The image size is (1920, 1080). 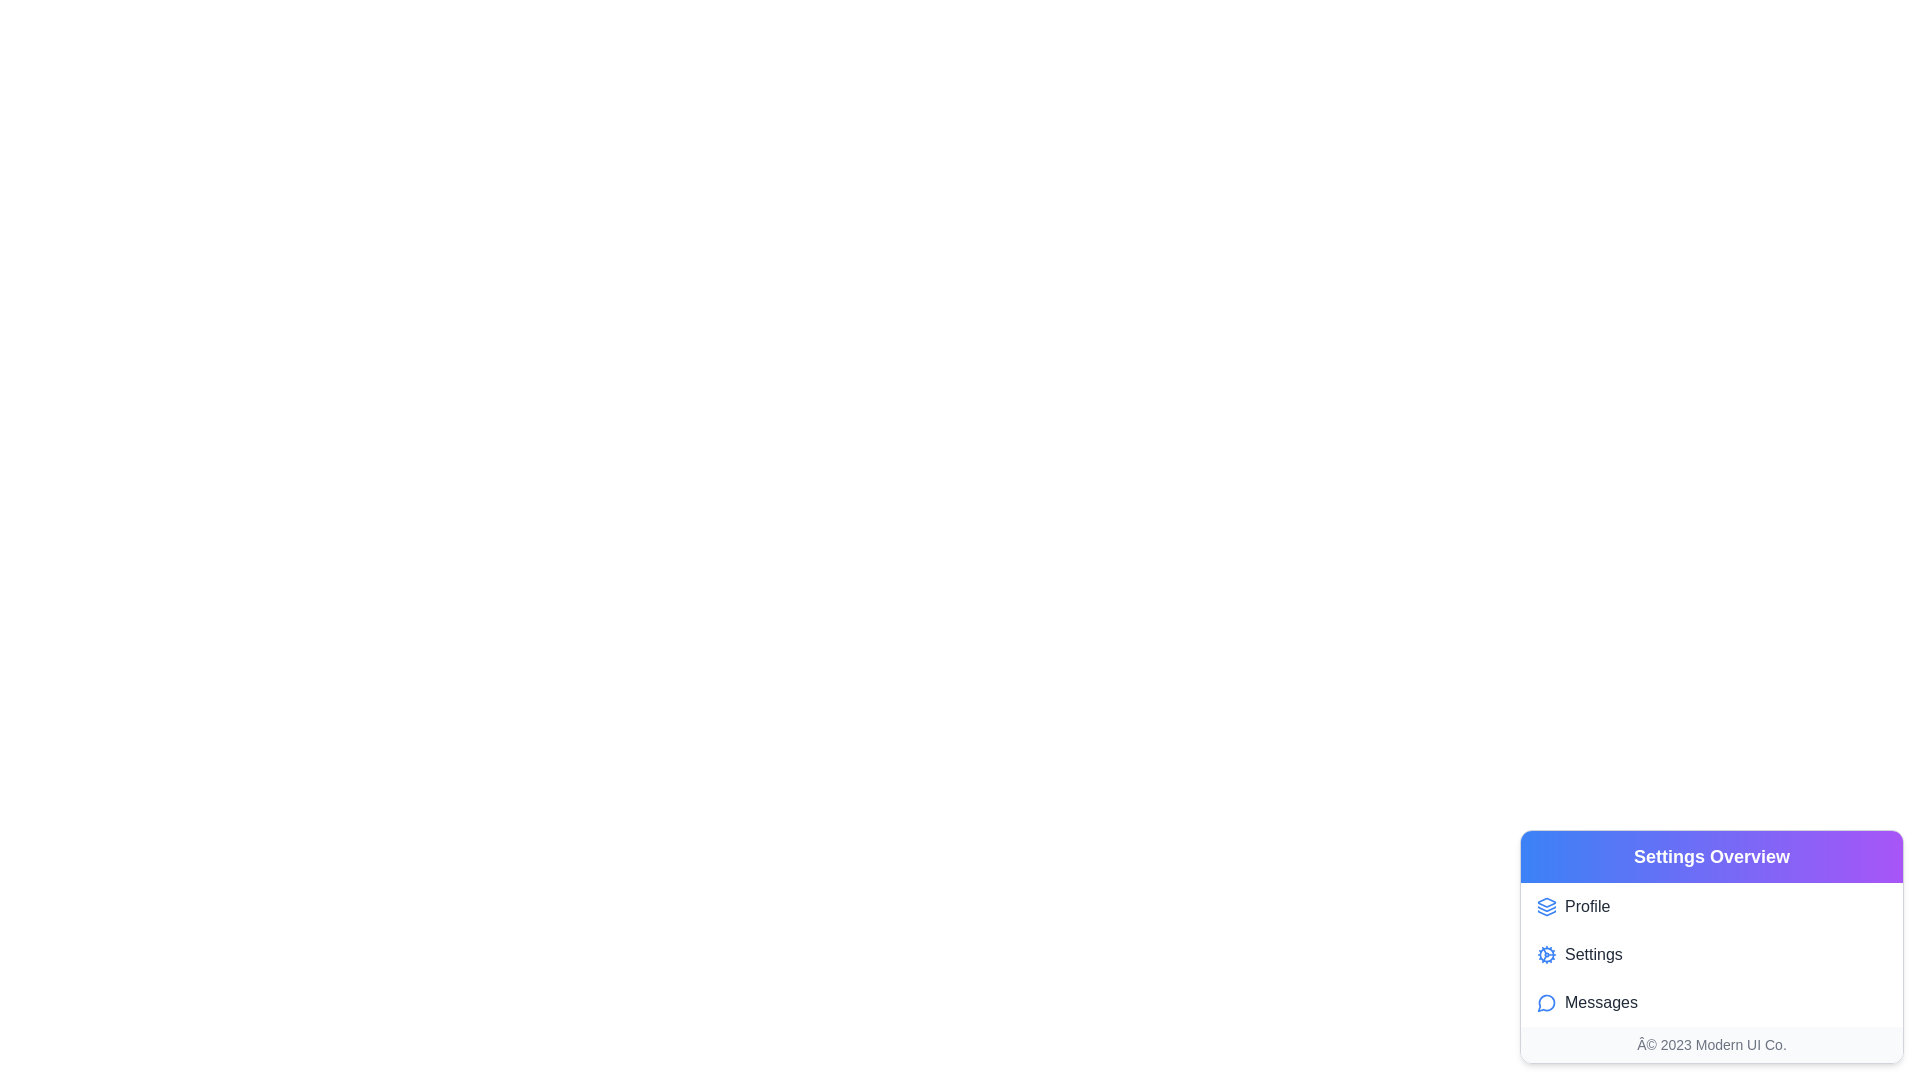 What do you see at coordinates (1545, 902) in the screenshot?
I see `the graphical icon component in the bottom-right corner of the 'Settings Overview' sidebar, which resembles a flat polygonal shape indicating layers` at bounding box center [1545, 902].